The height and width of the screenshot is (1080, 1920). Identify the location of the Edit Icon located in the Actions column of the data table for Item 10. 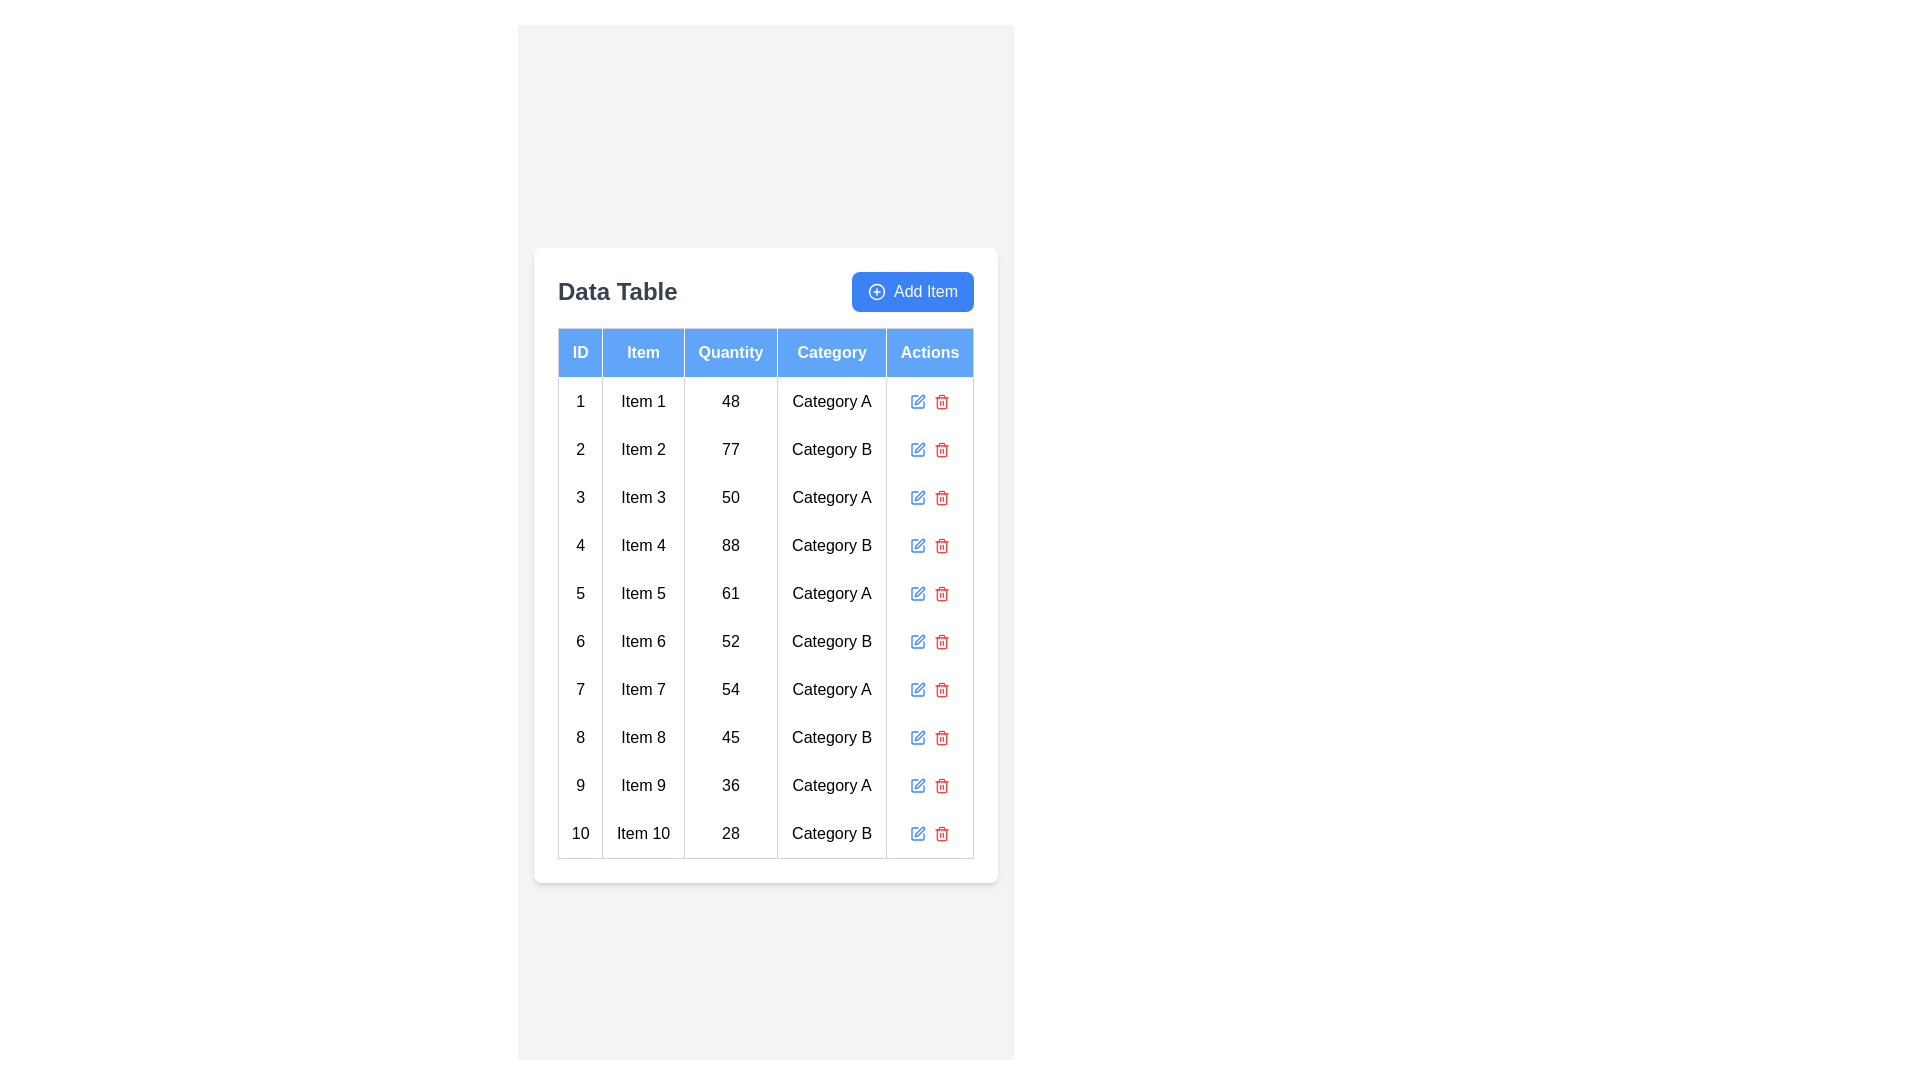
(919, 830).